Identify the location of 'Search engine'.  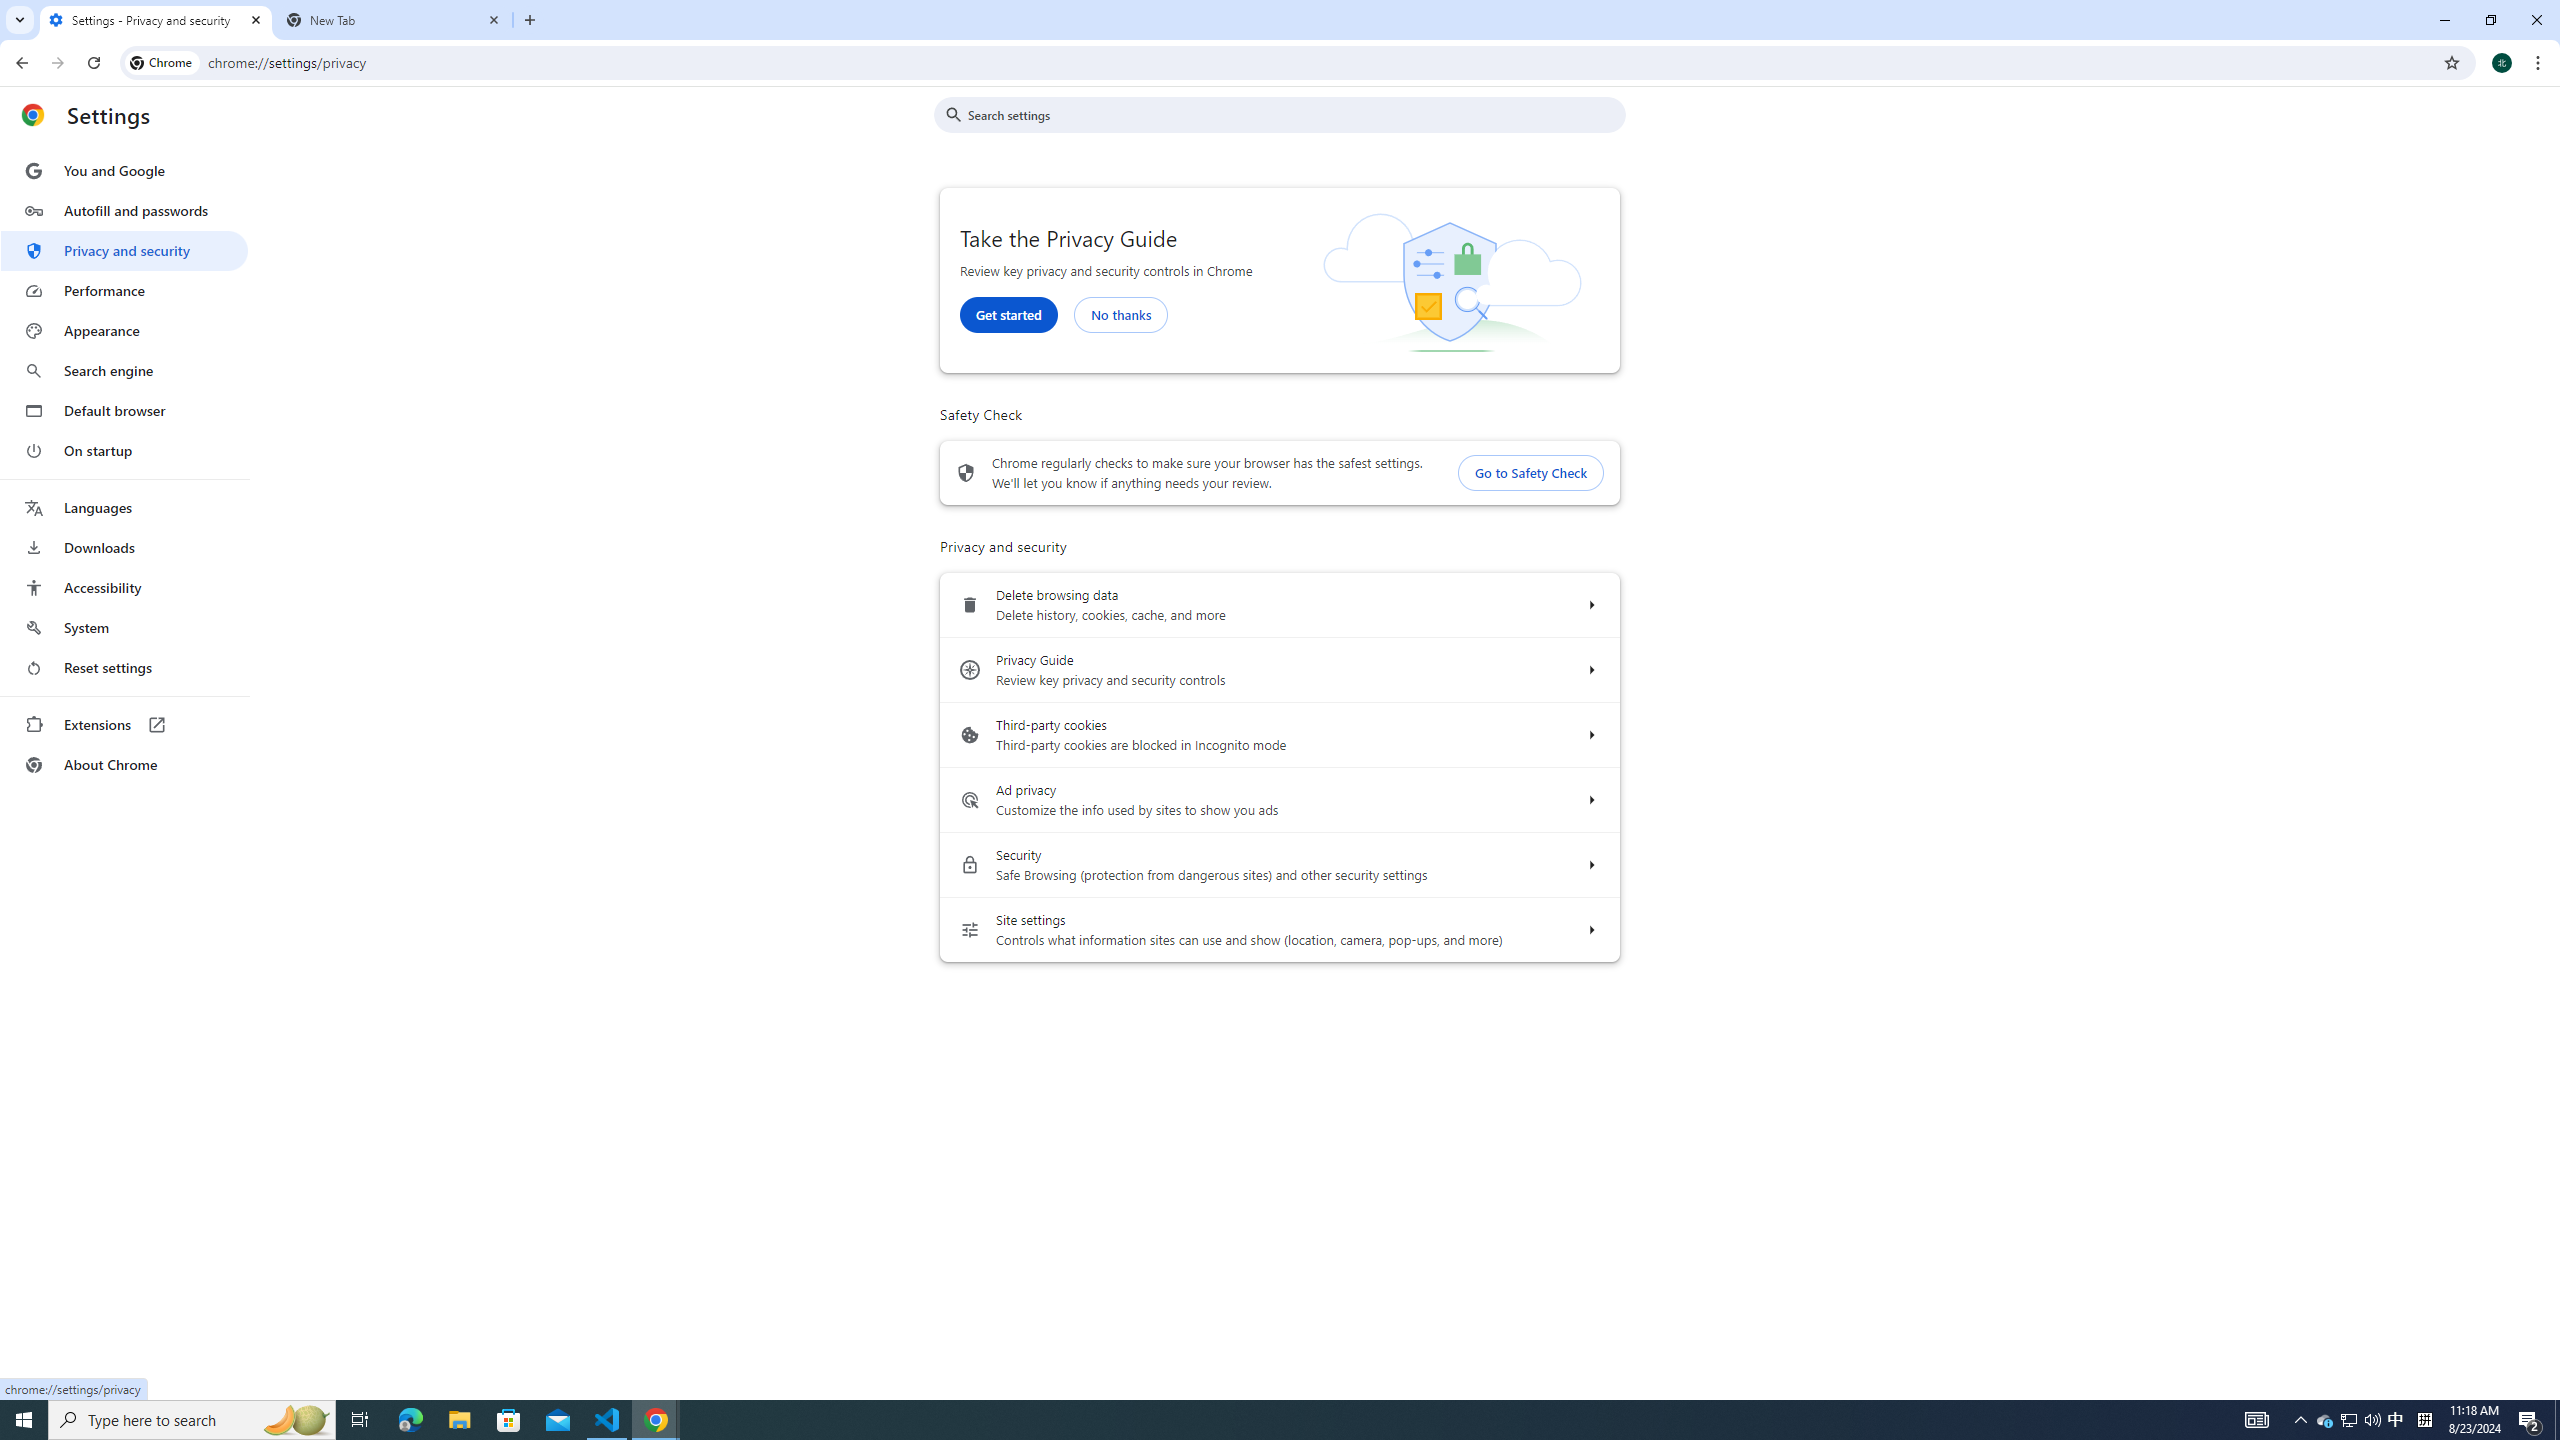
(123, 371).